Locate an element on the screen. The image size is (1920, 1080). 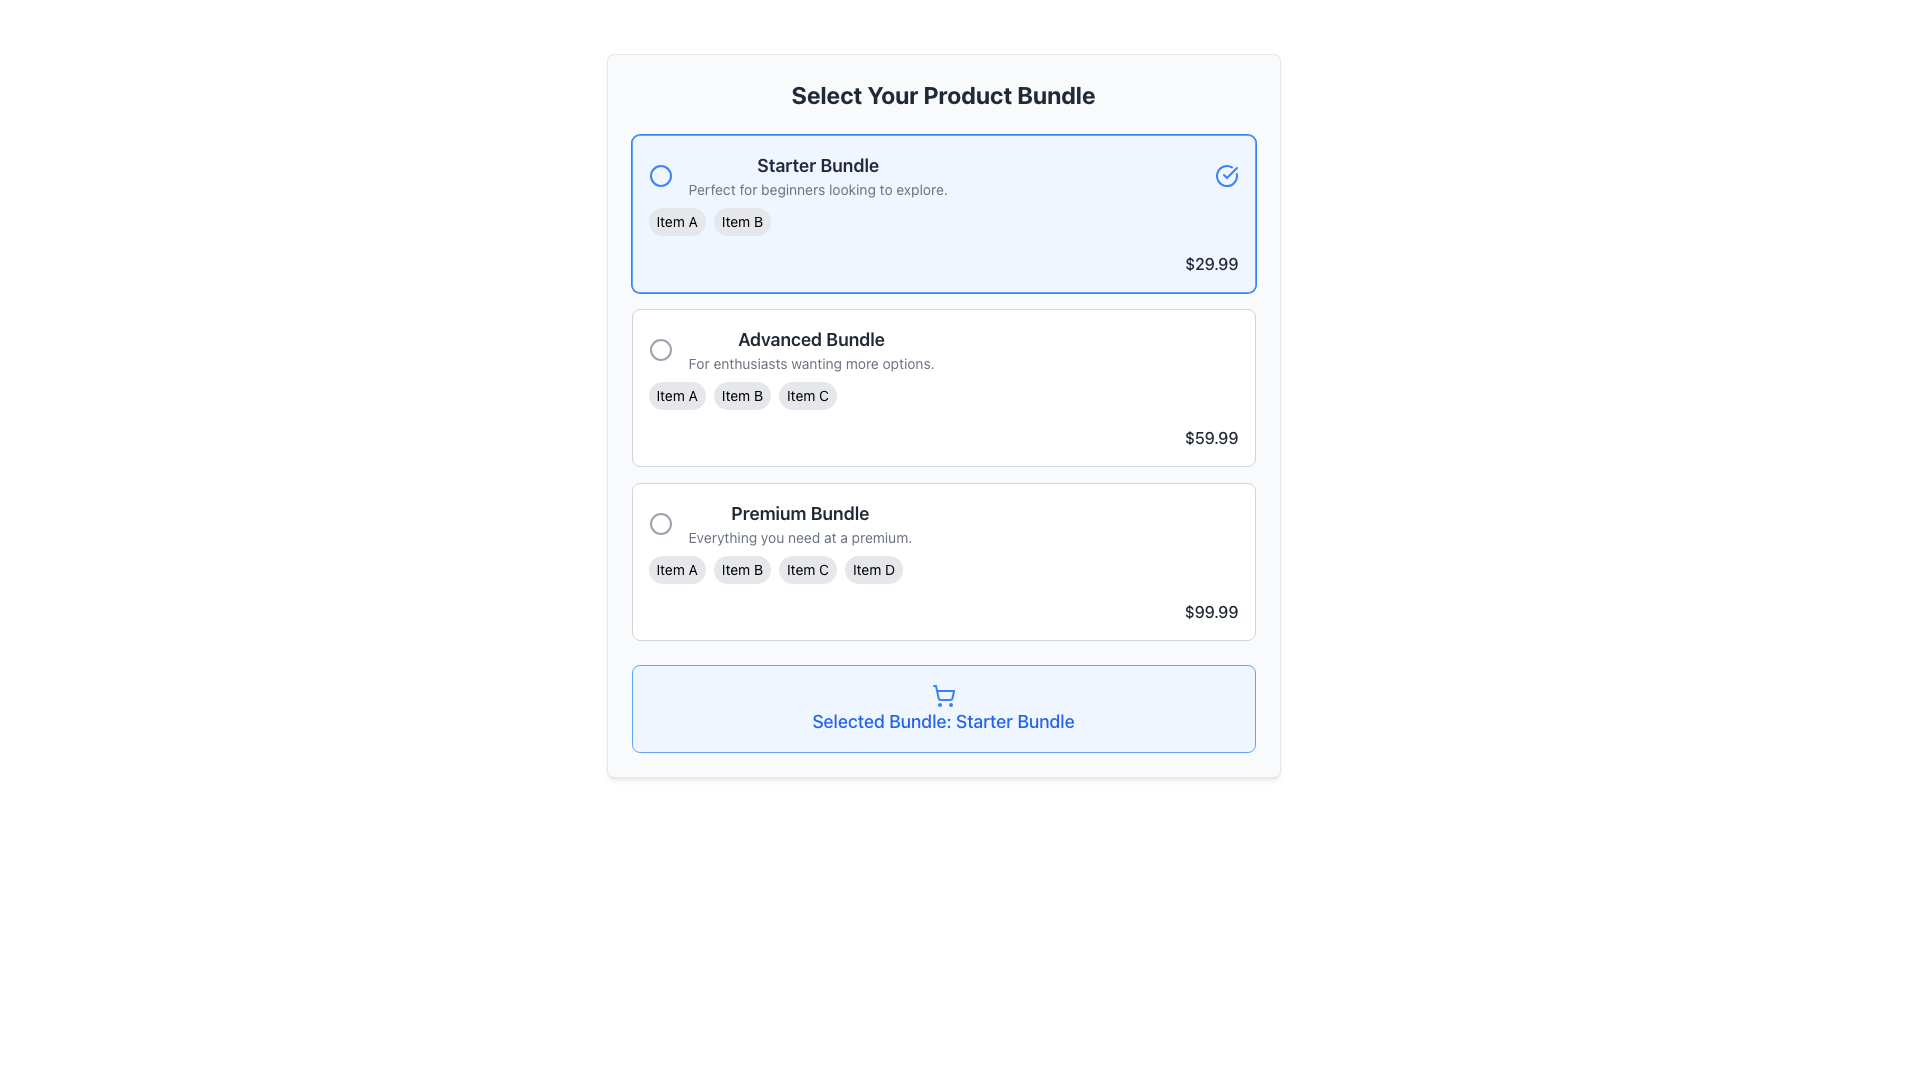
static text label at the top of the interface that indicates the purpose of selecting a product bundle is located at coordinates (942, 95).